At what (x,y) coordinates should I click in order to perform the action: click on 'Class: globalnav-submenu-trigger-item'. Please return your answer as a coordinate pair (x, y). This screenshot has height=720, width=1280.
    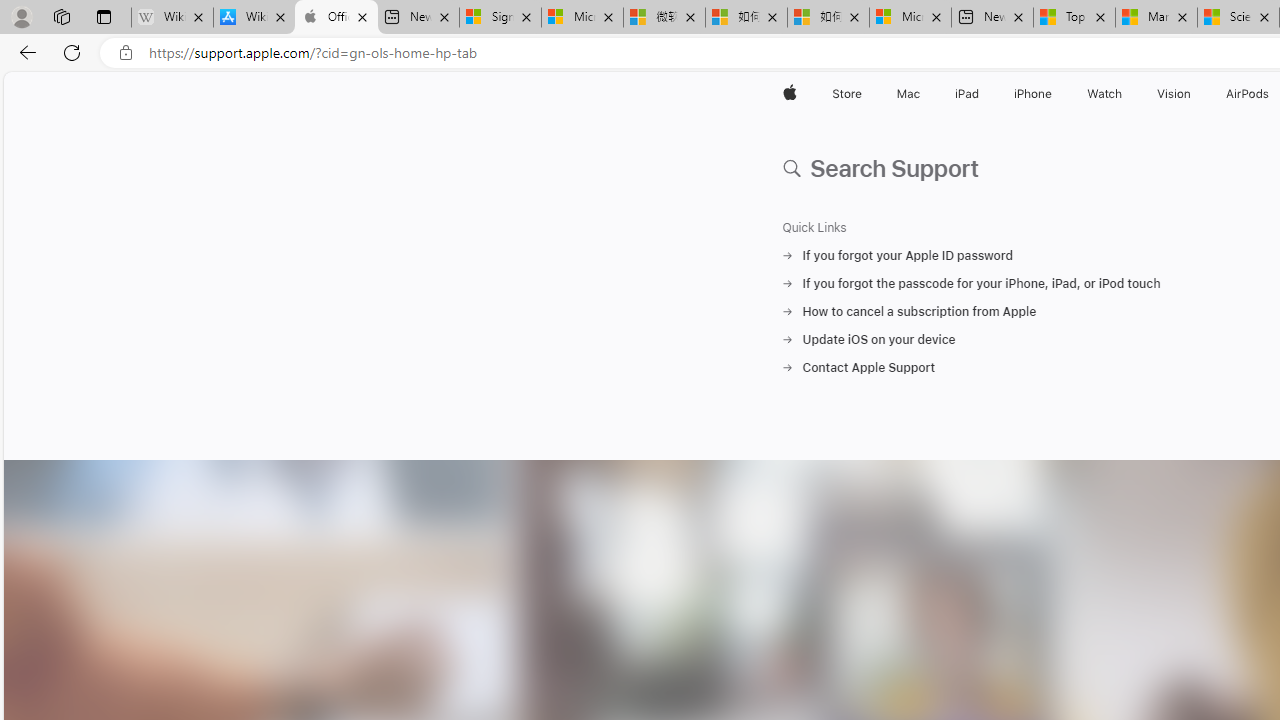
    Looking at the image, I should click on (1195, 93).